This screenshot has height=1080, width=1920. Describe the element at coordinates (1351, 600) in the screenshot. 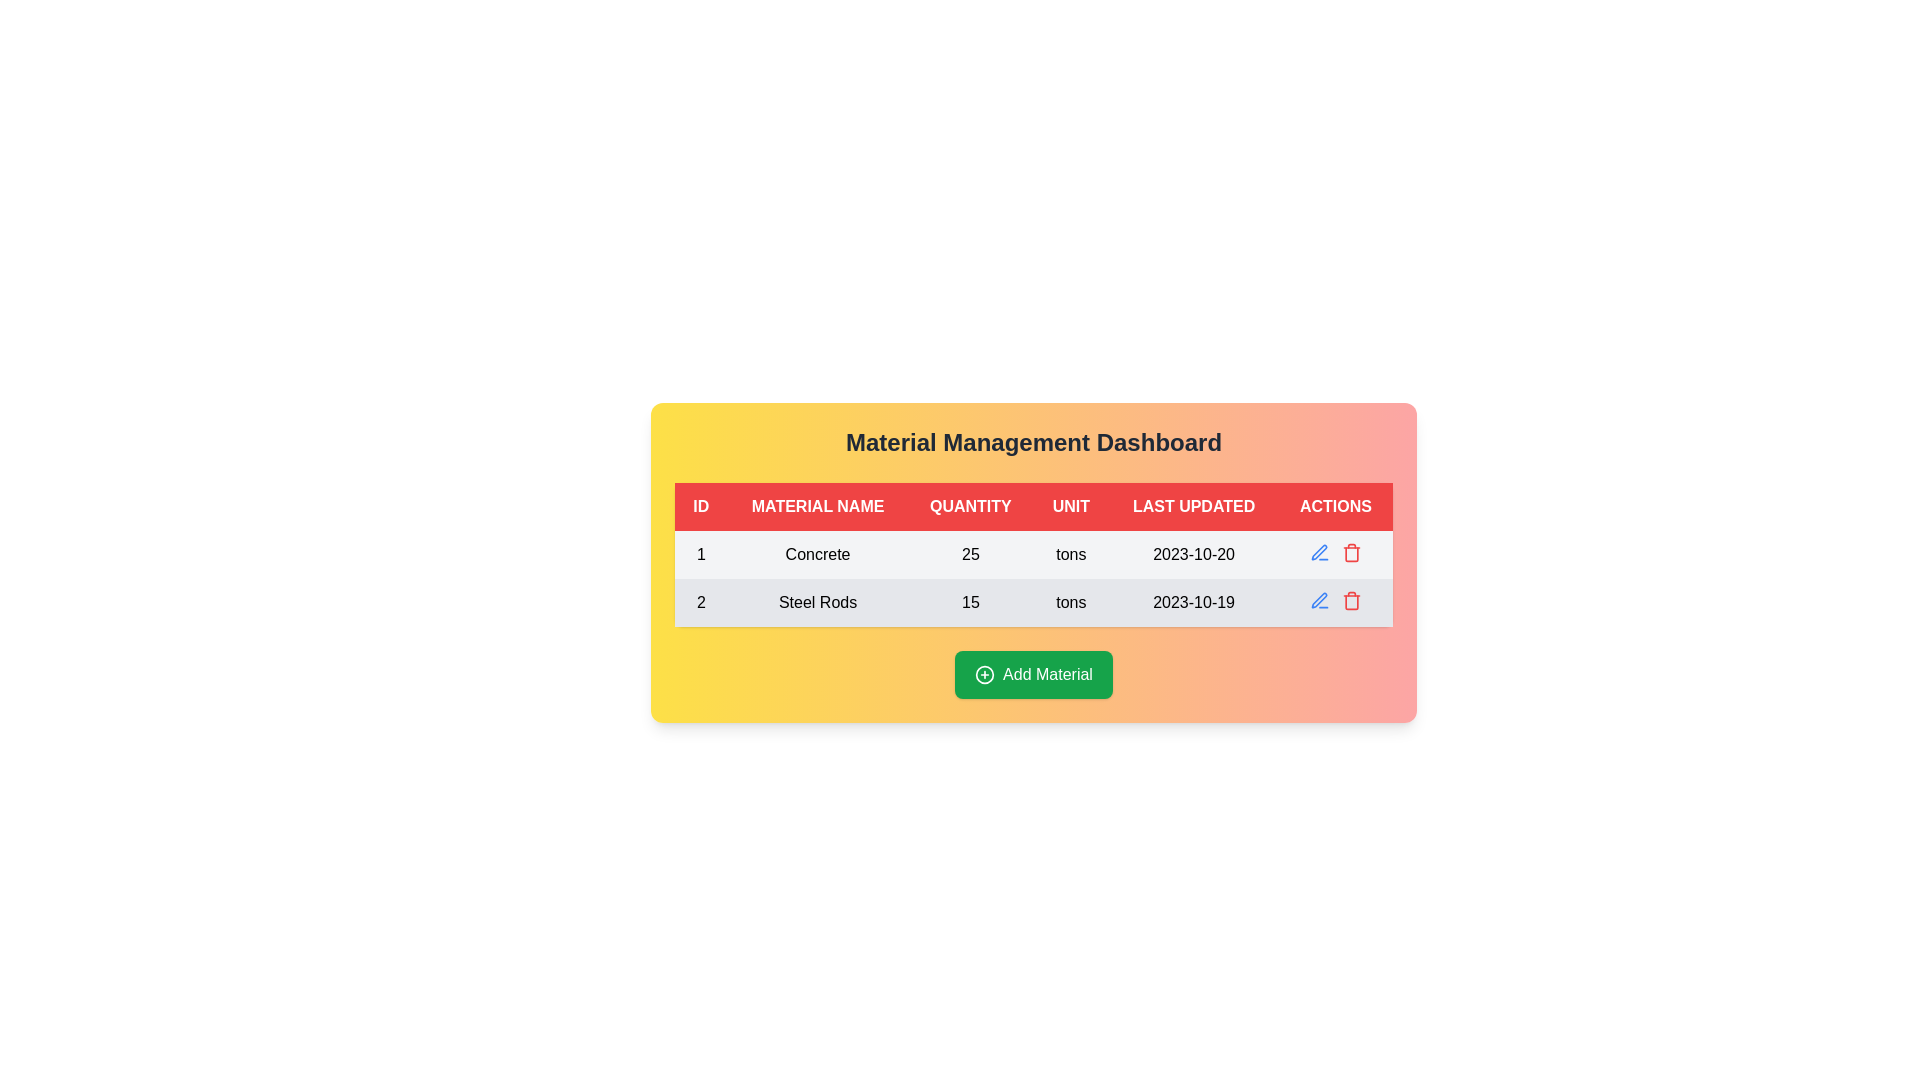

I see `the red trash bin icon button located in the 'Actions' column of the row for 'Steel Rods'` at that location.